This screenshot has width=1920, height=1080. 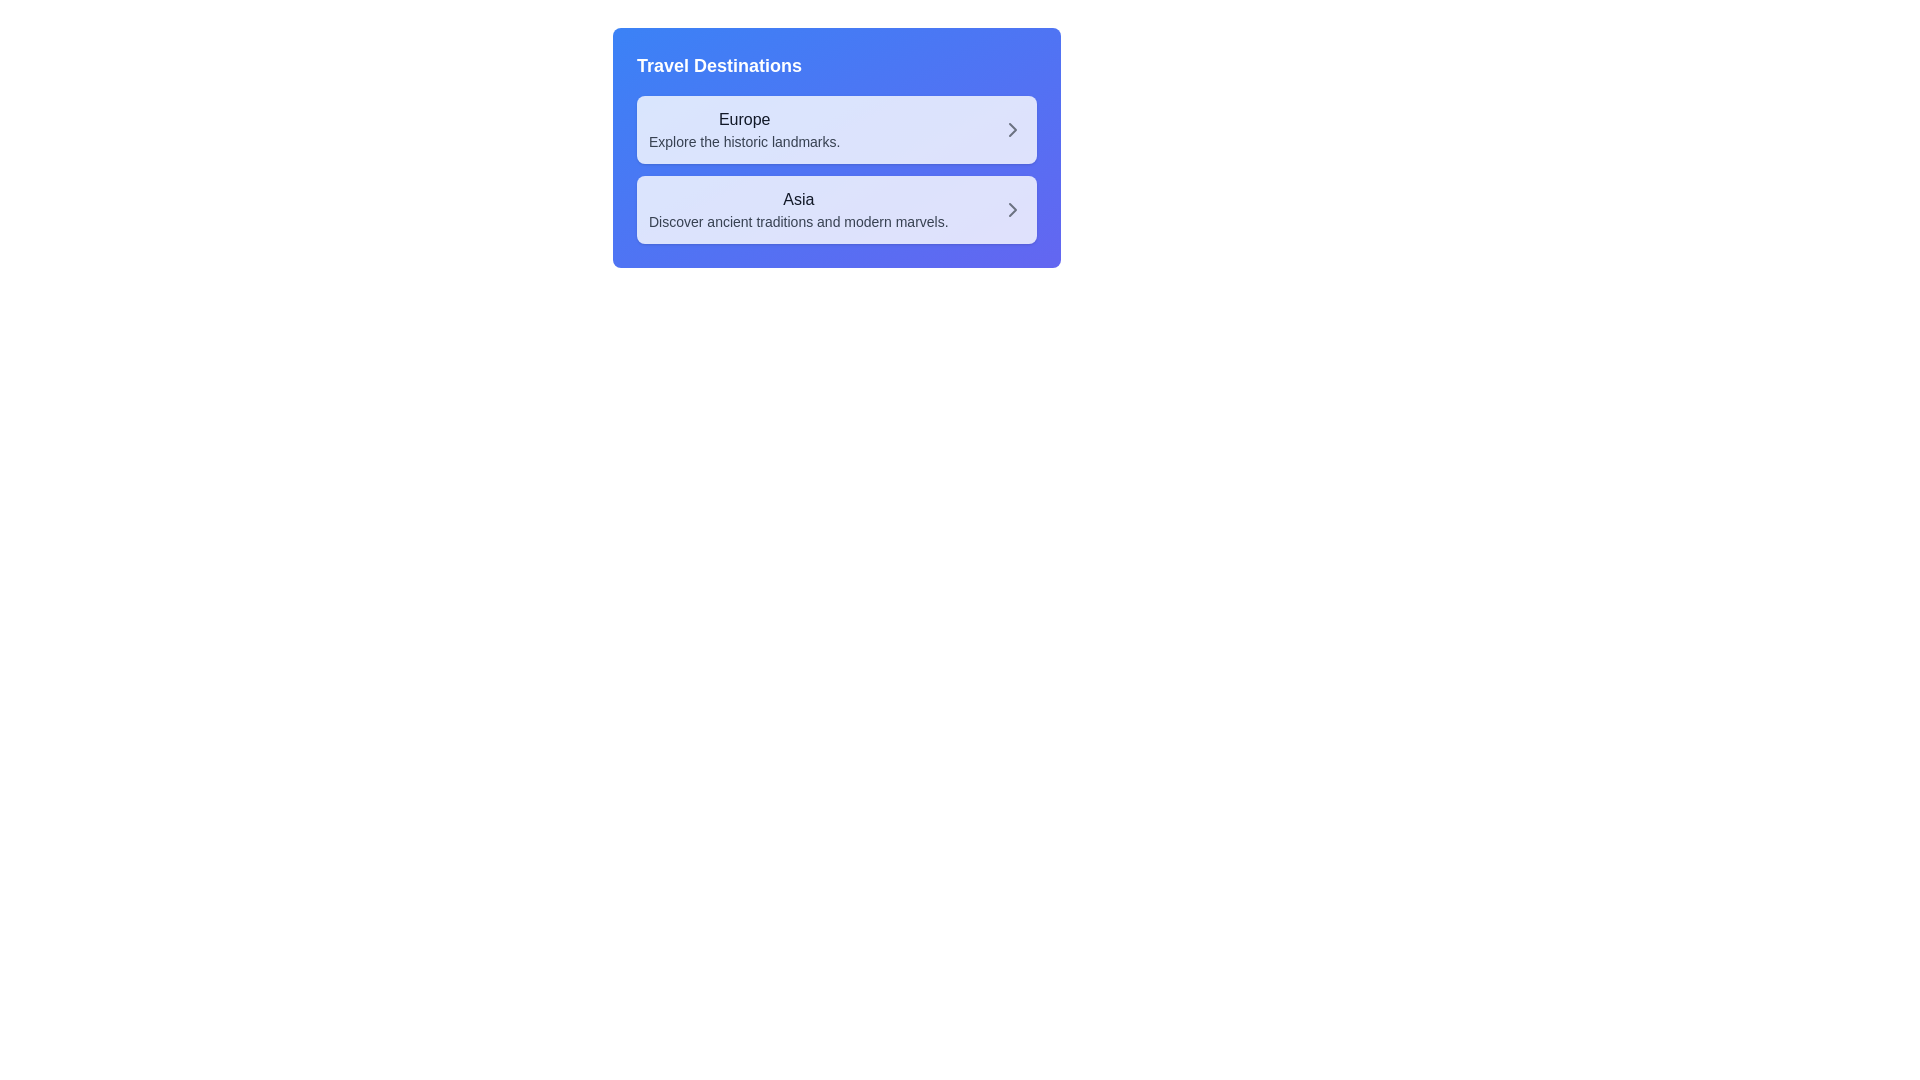 I want to click on the interactive navigational icon located in the bottom box labeled 'Asia', so click(x=1012, y=209).